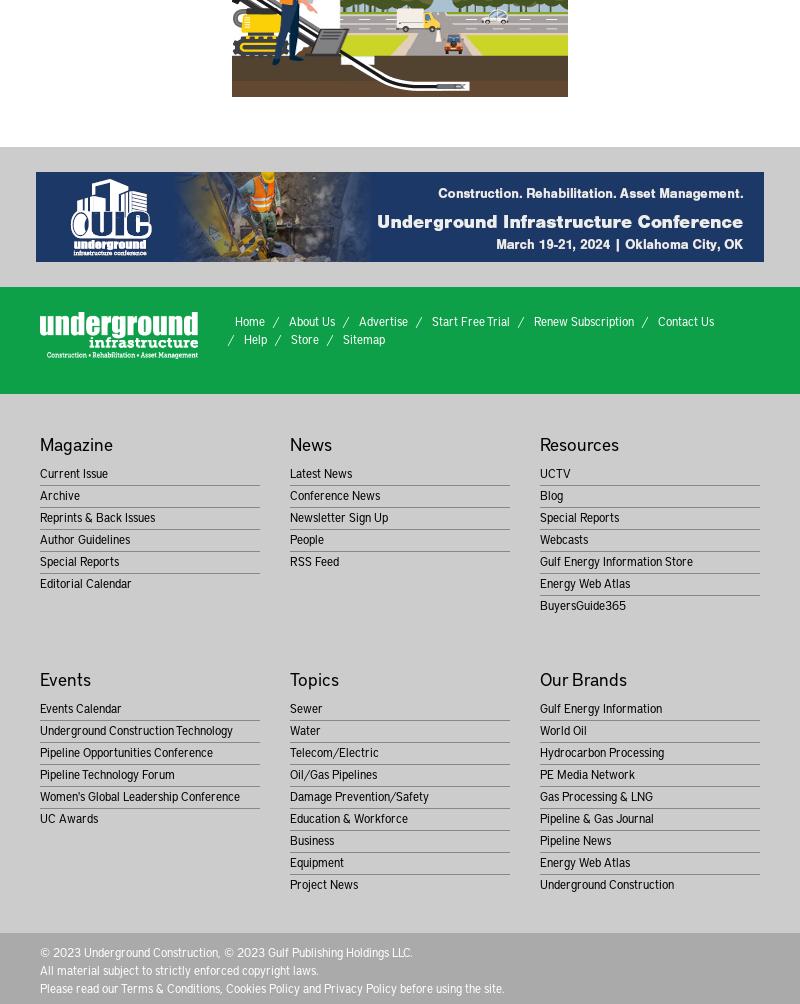 This screenshot has width=800, height=1004. What do you see at coordinates (169, 986) in the screenshot?
I see `'Terms & Conditions'` at bounding box center [169, 986].